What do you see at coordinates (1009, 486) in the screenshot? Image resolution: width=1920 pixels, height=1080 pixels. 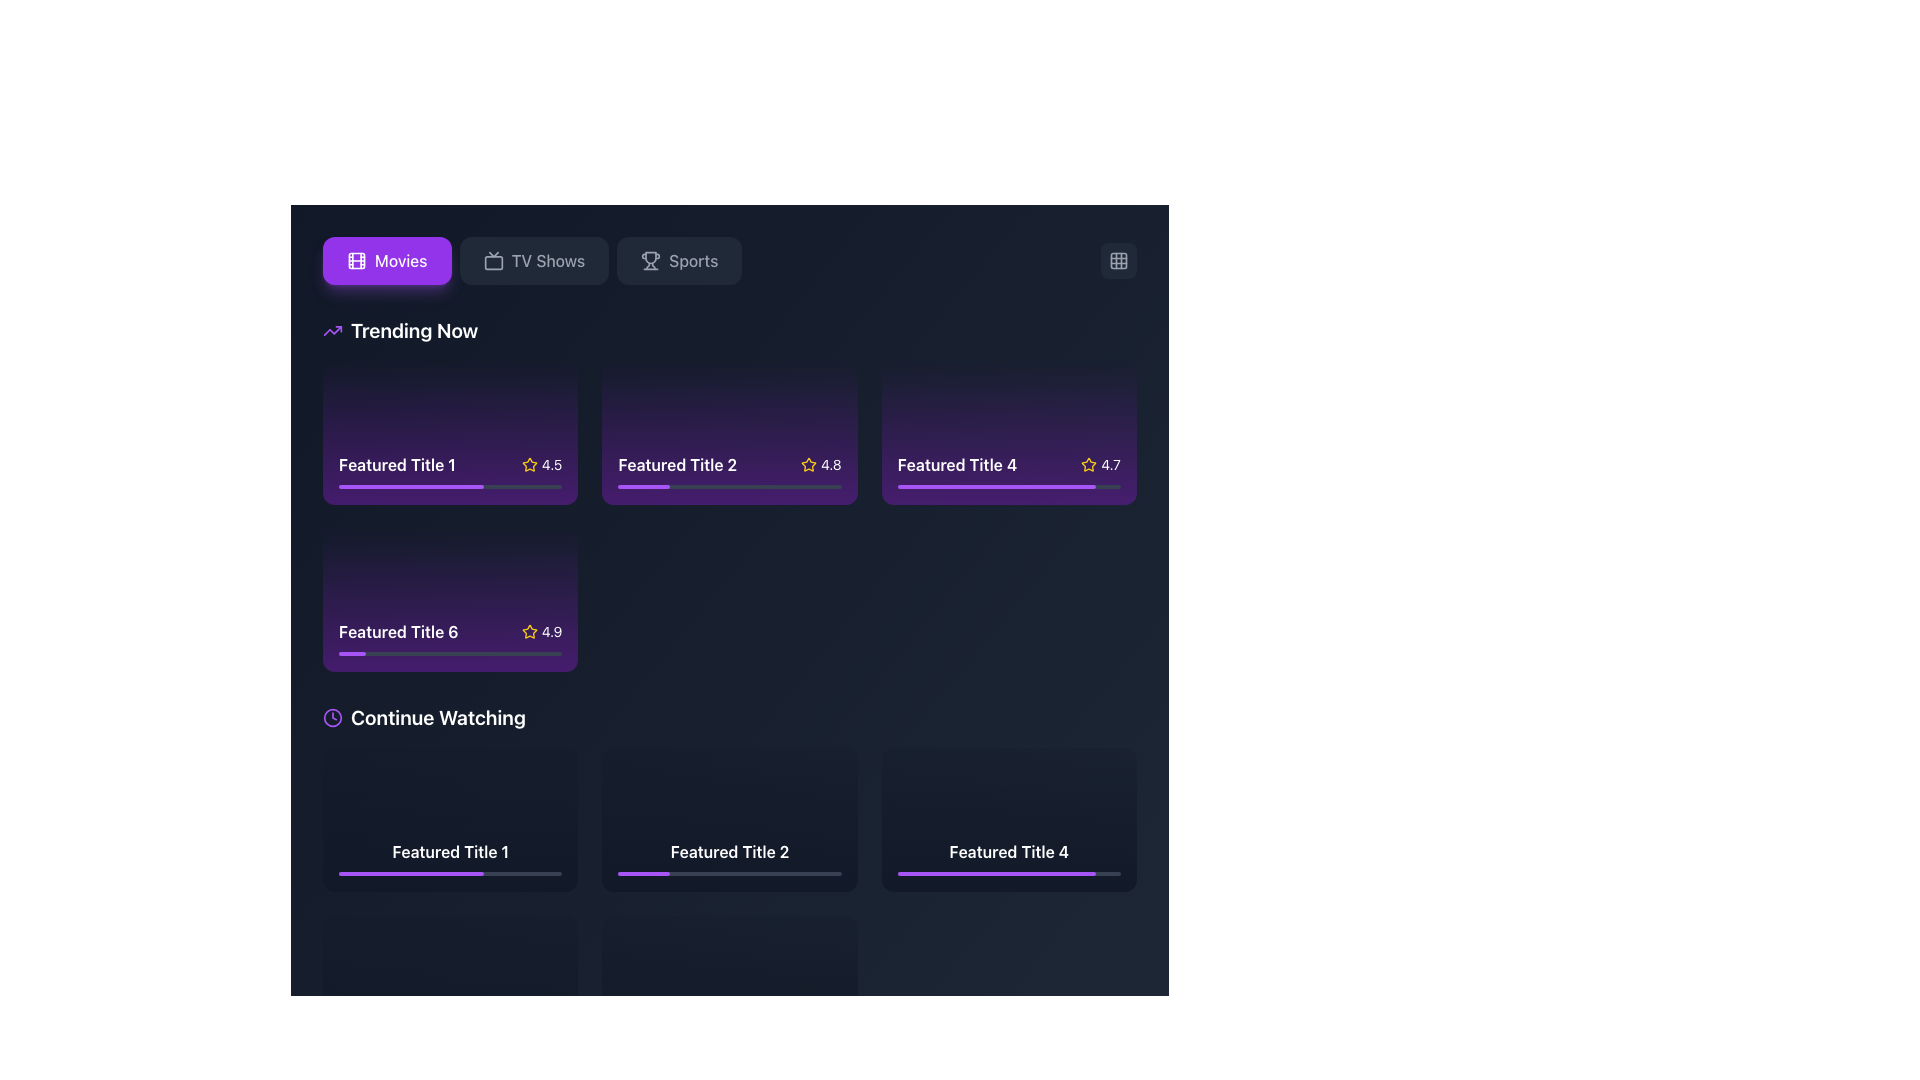 I see `the progress level of the thin progress bar with a light gray background and purple-filled part, located within the content card for 'Featured Title 4' in the 'Trending Now' section` at bounding box center [1009, 486].